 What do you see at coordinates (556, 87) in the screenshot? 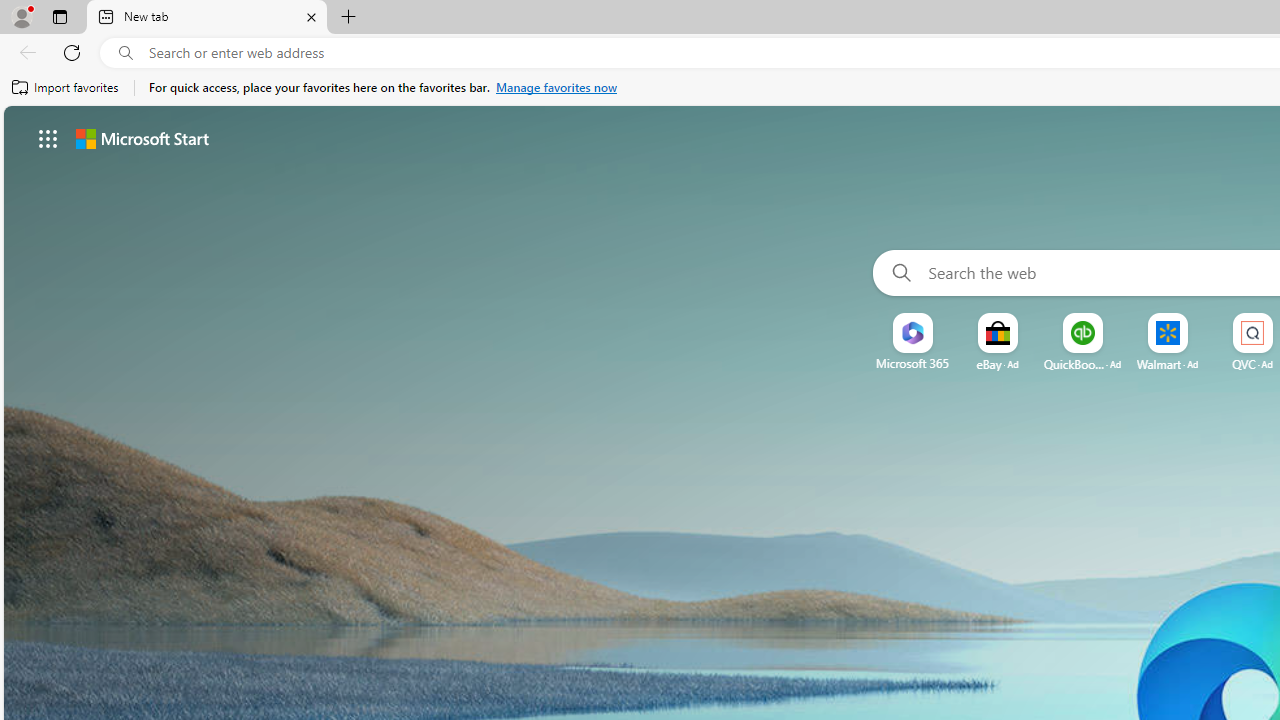
I see `'Manage favorites now'` at bounding box center [556, 87].